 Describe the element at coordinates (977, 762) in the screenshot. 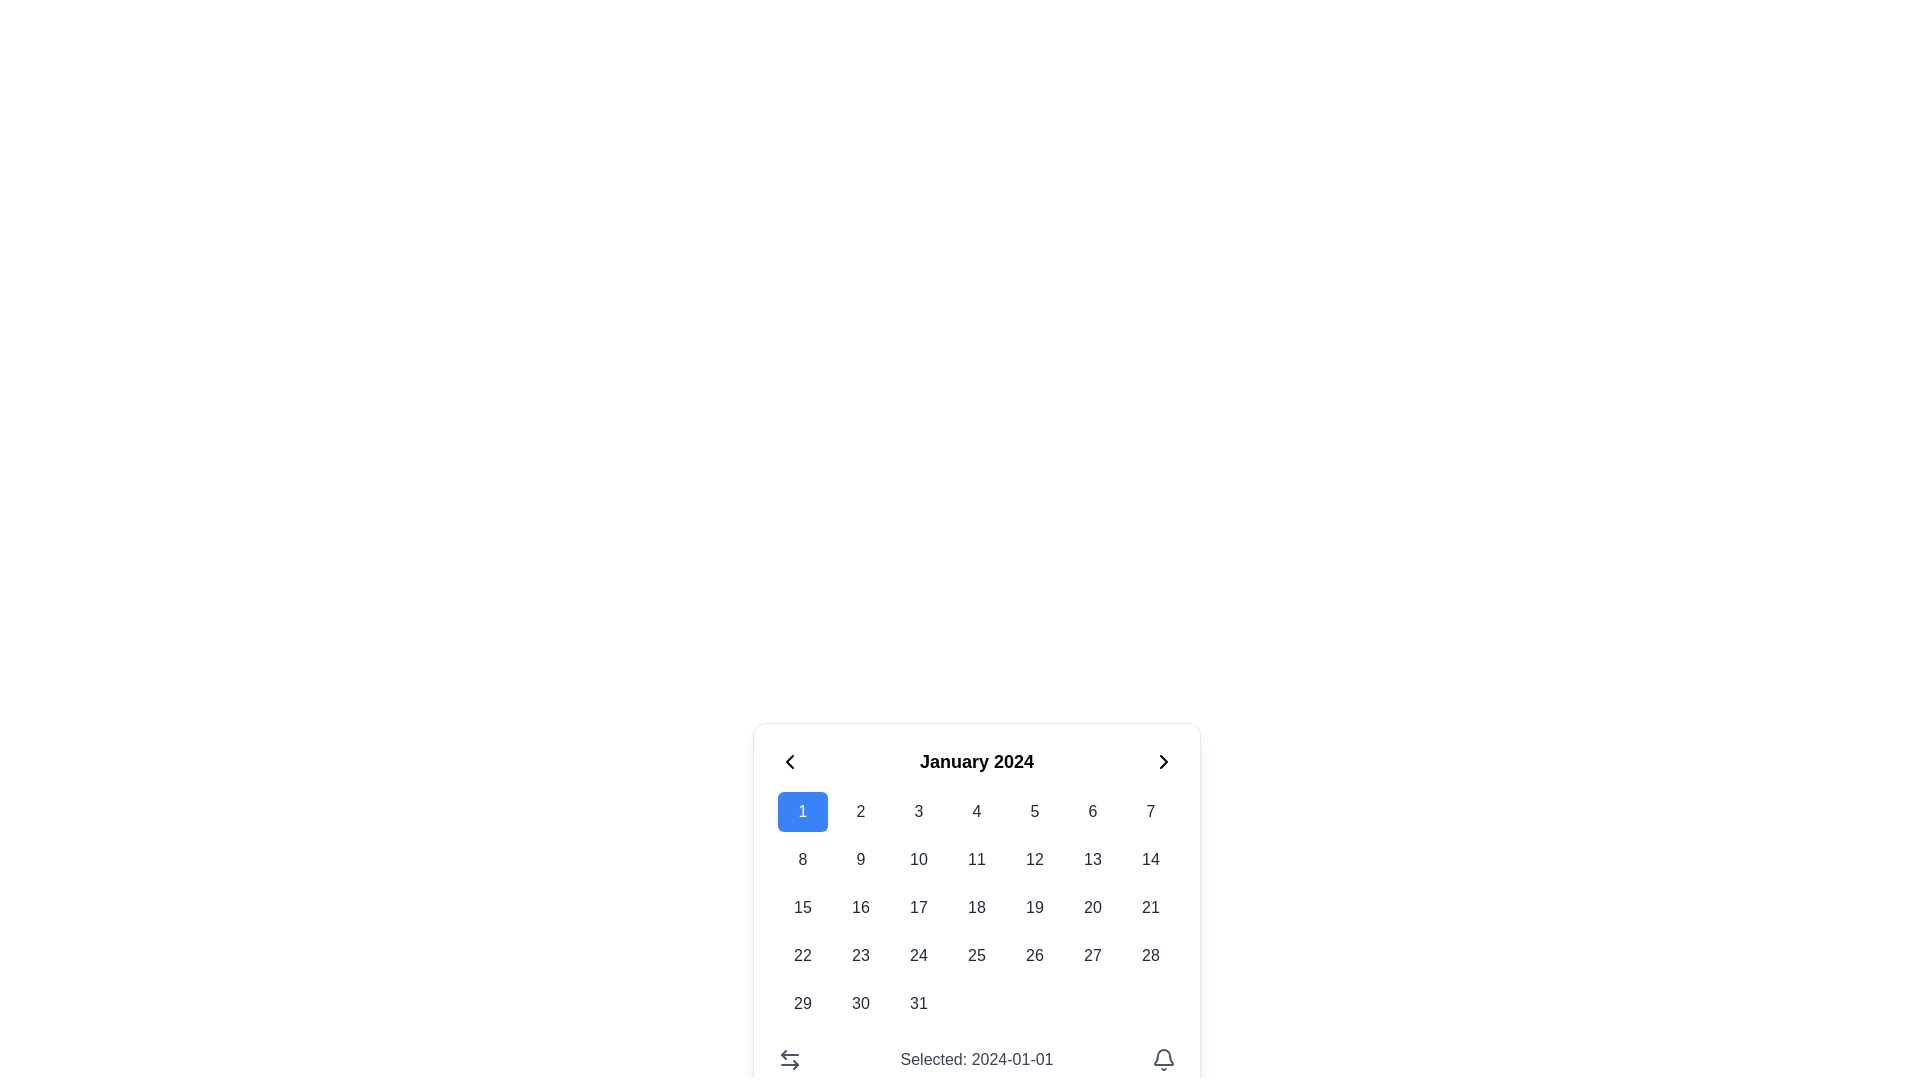

I see `the text label displaying 'January 2024', which is the heading of the calendar interface, positioned between two chevron icons` at that location.